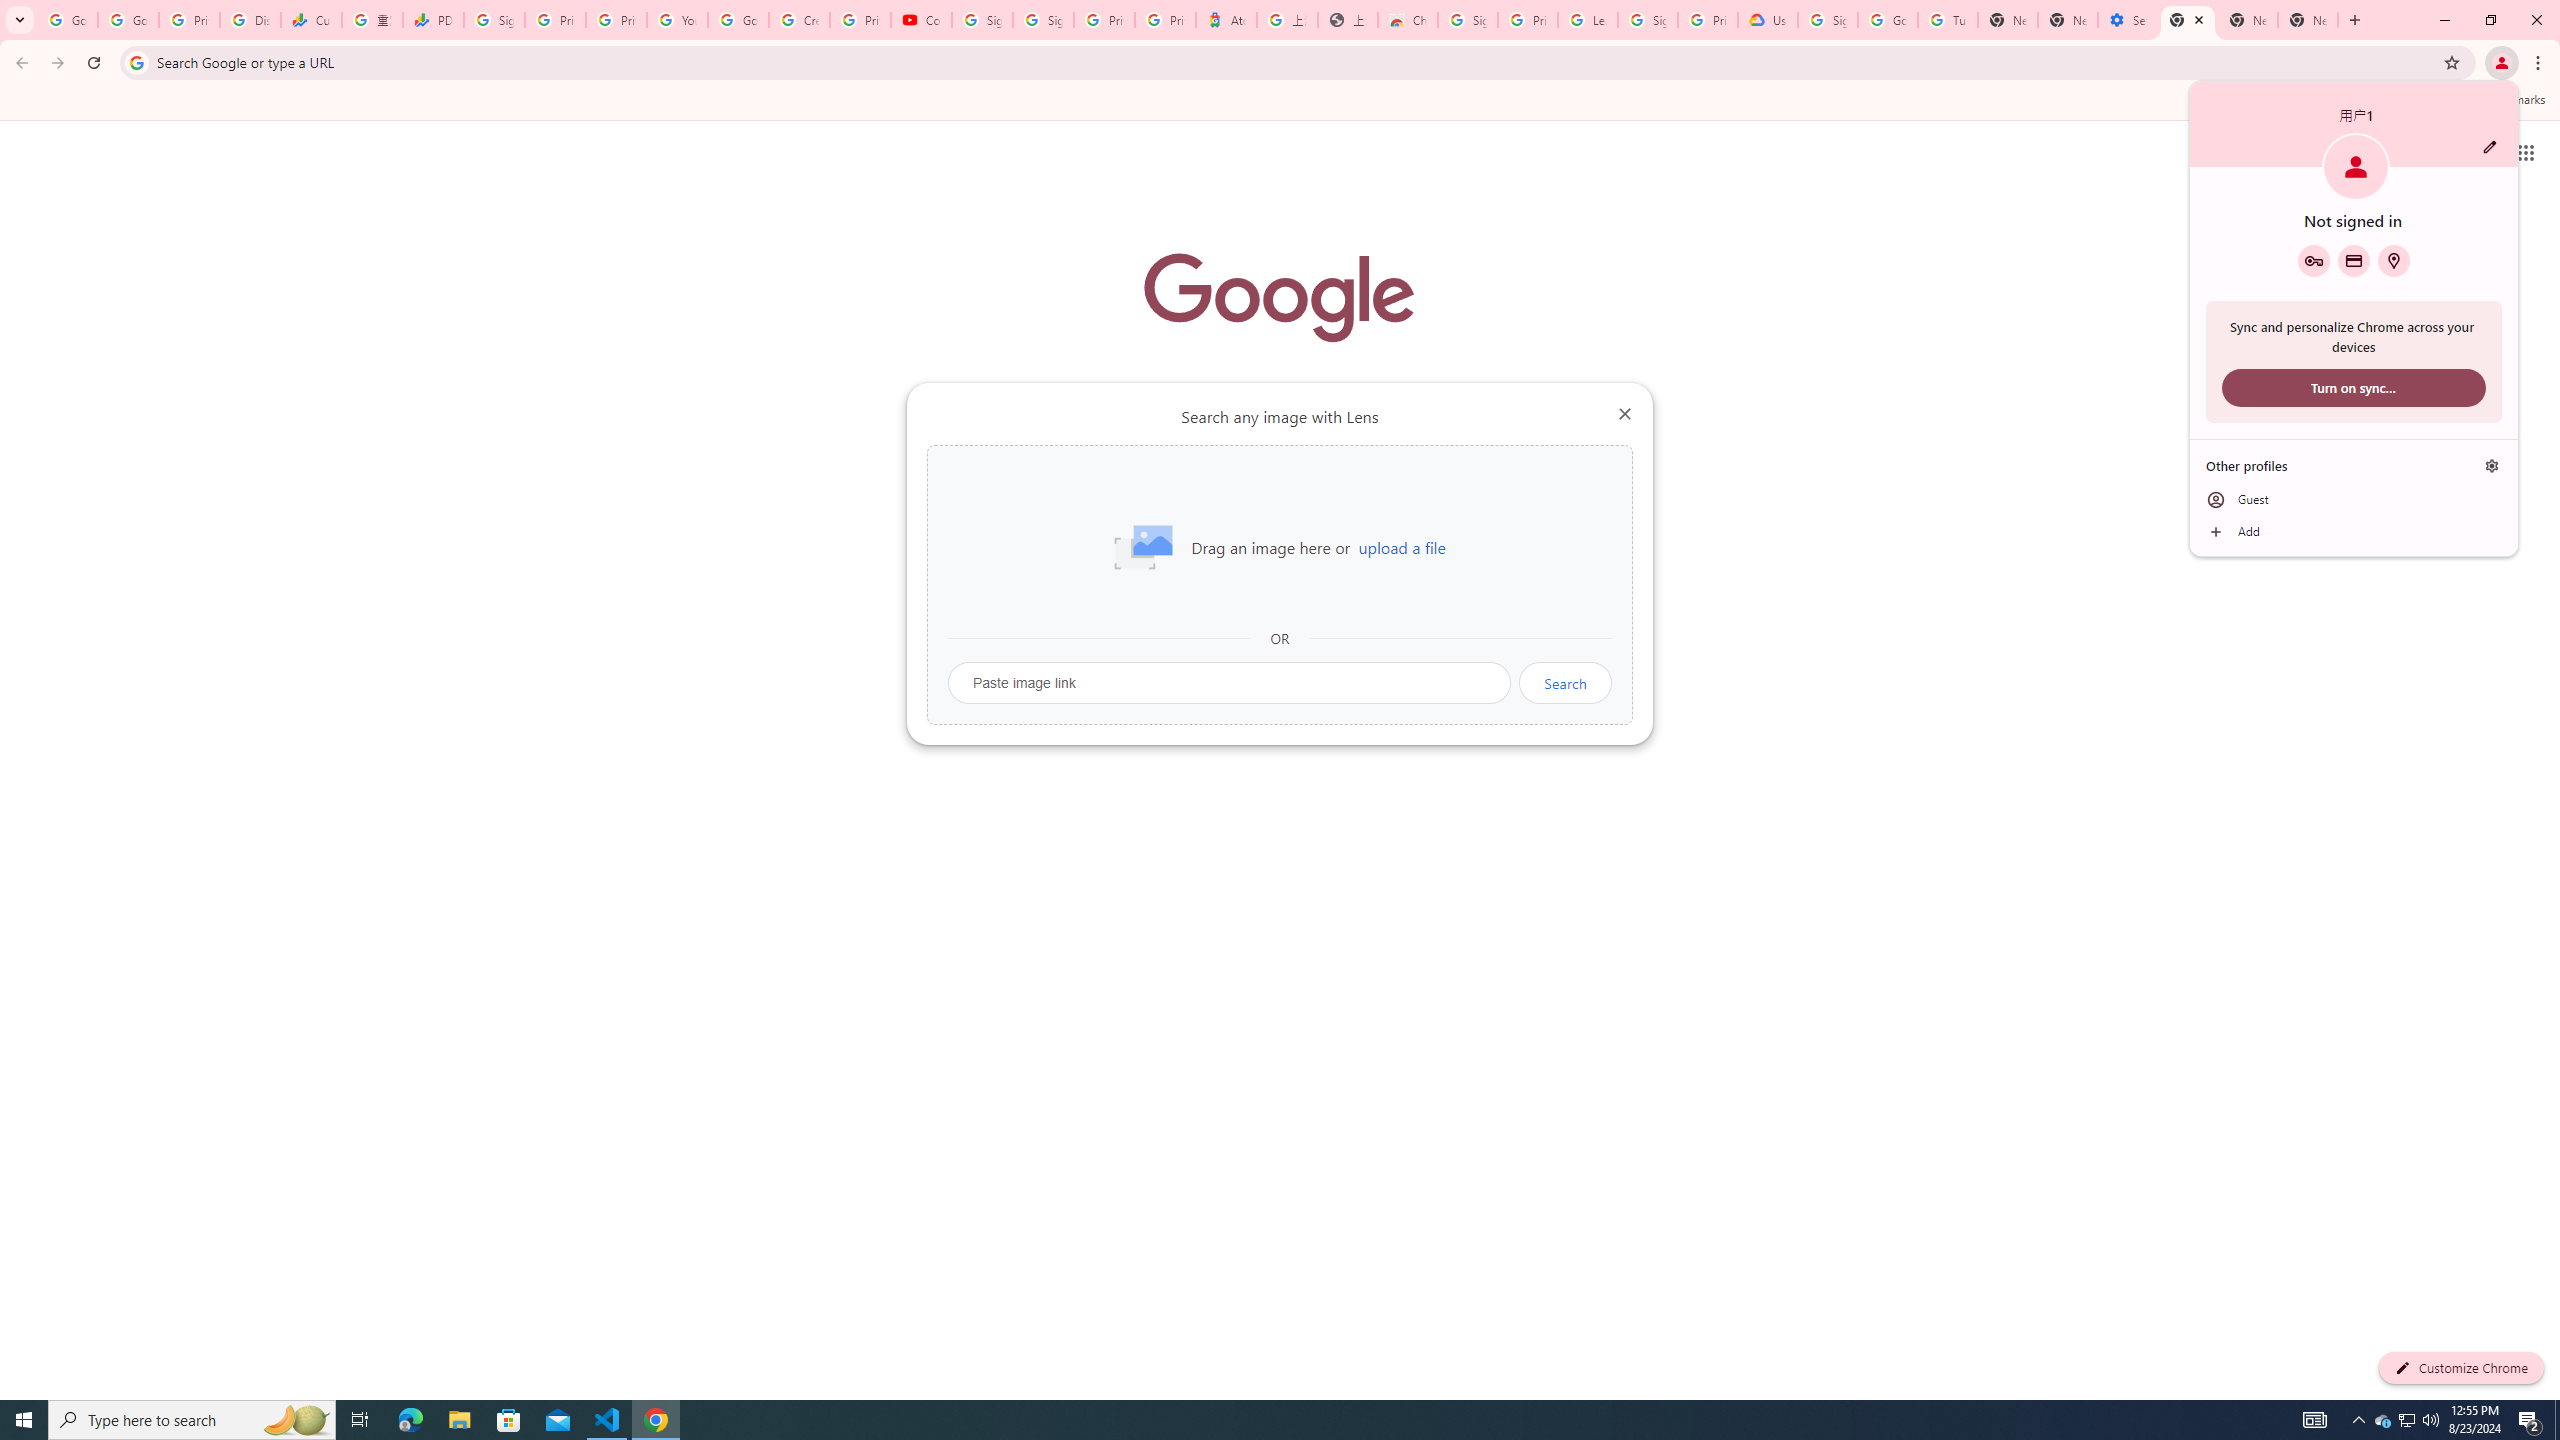 This screenshot has height=1440, width=2560. Describe the element at coordinates (656, 1418) in the screenshot. I see `'Google Chrome - 1 running window'` at that location.